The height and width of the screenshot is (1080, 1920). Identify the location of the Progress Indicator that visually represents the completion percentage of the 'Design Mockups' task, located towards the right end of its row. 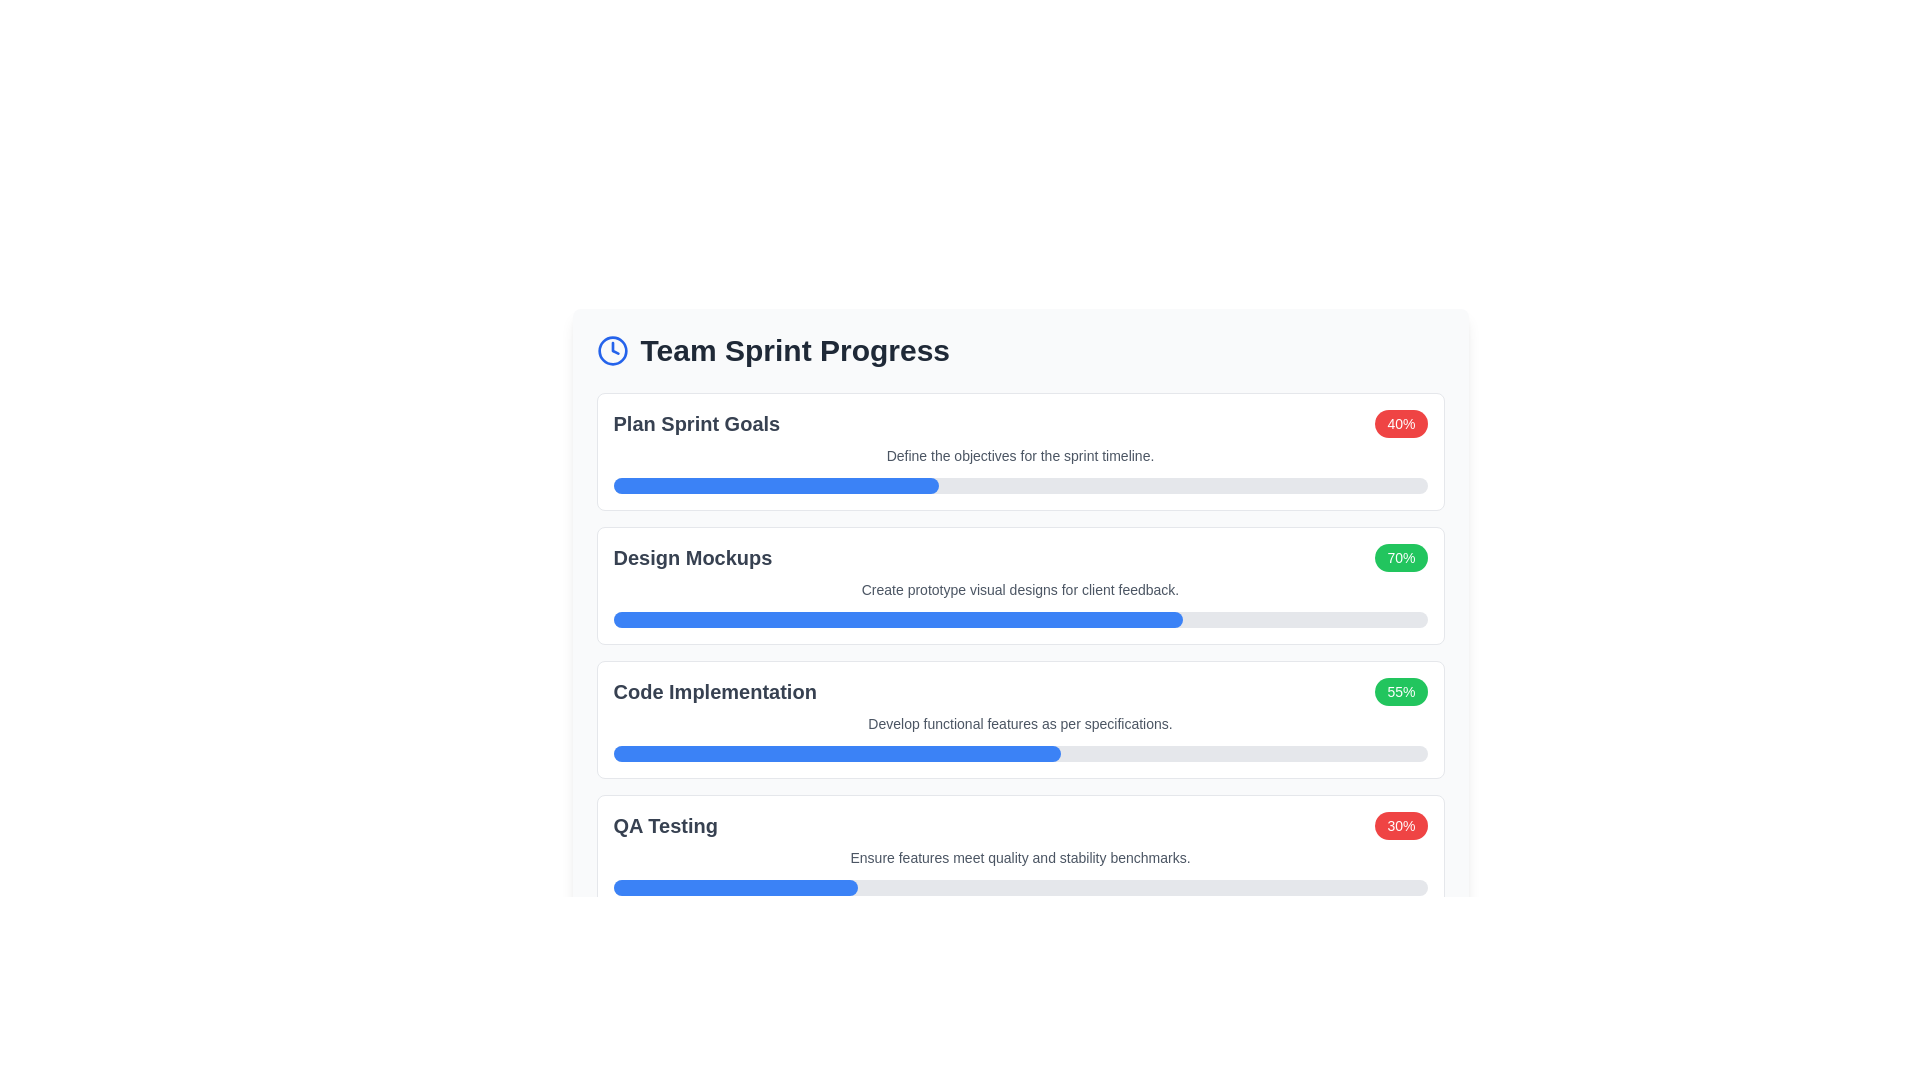
(1400, 558).